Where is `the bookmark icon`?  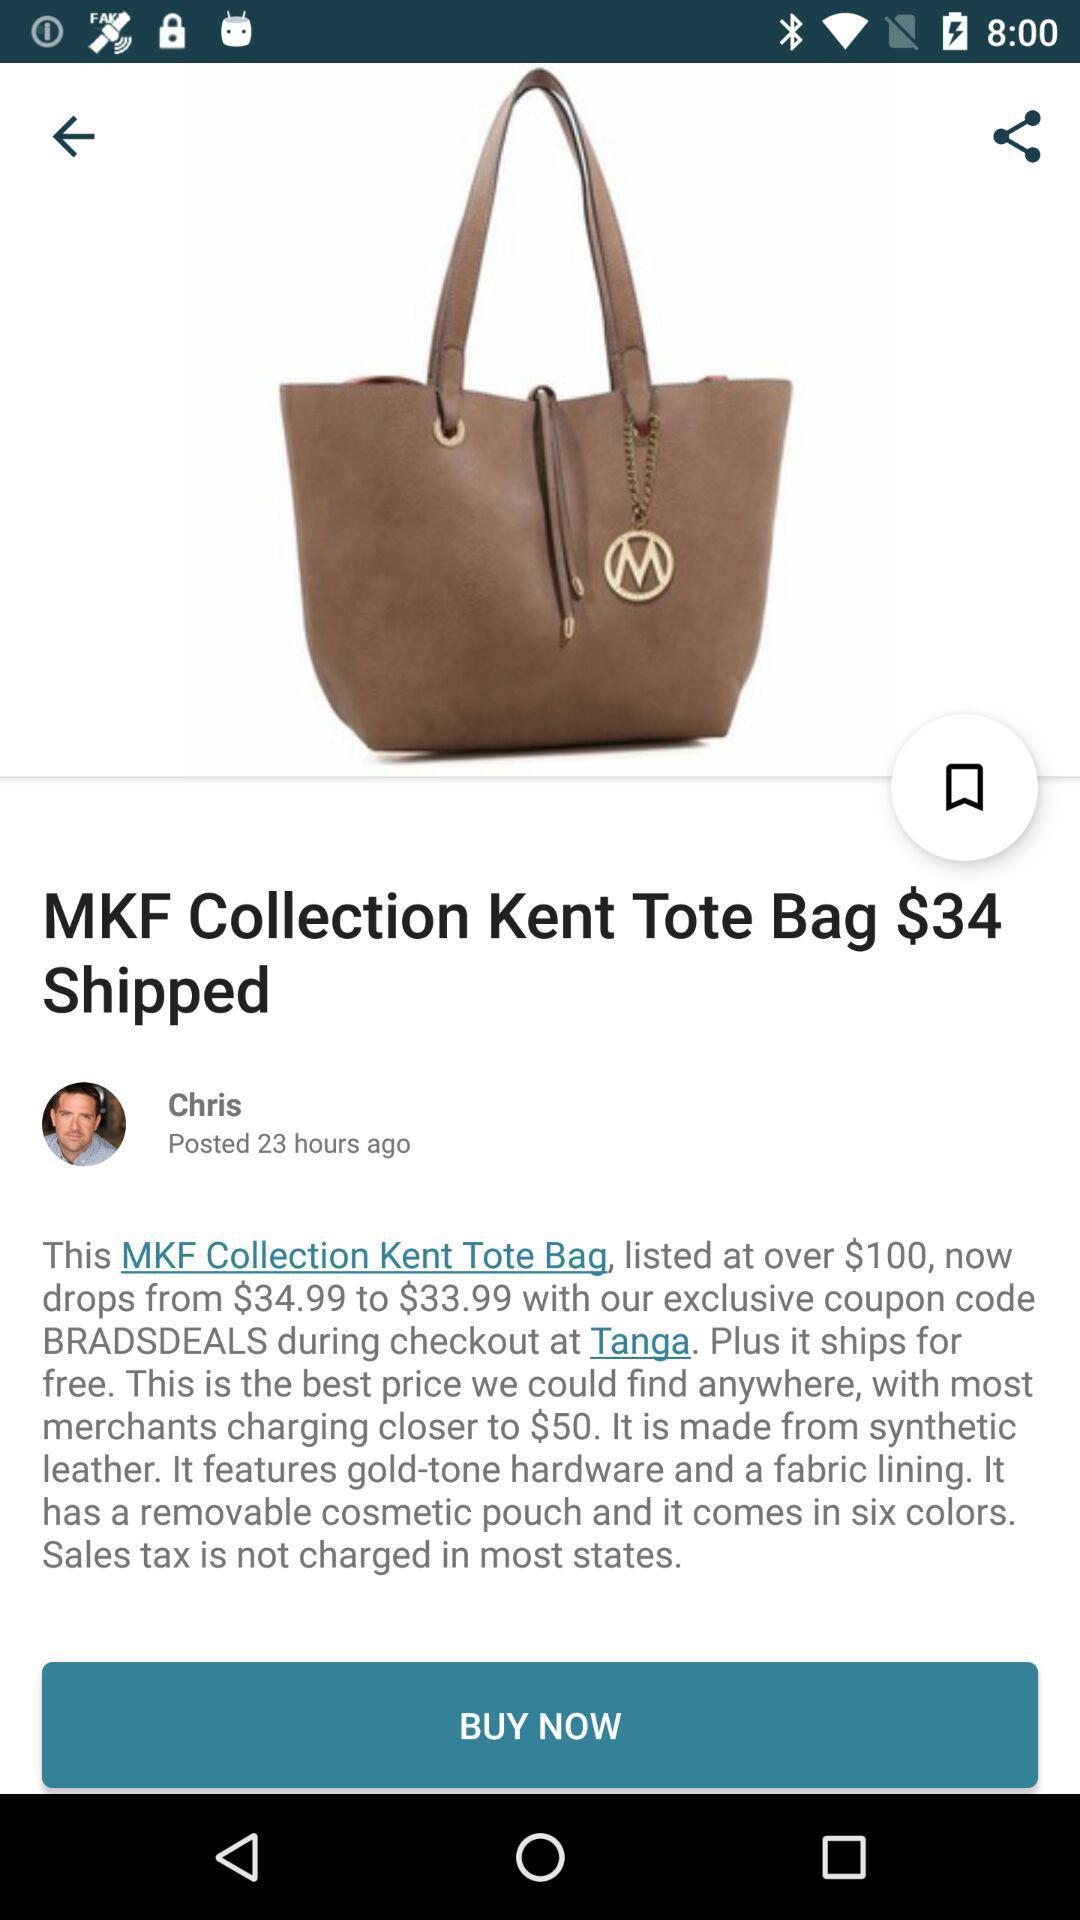 the bookmark icon is located at coordinates (963, 786).